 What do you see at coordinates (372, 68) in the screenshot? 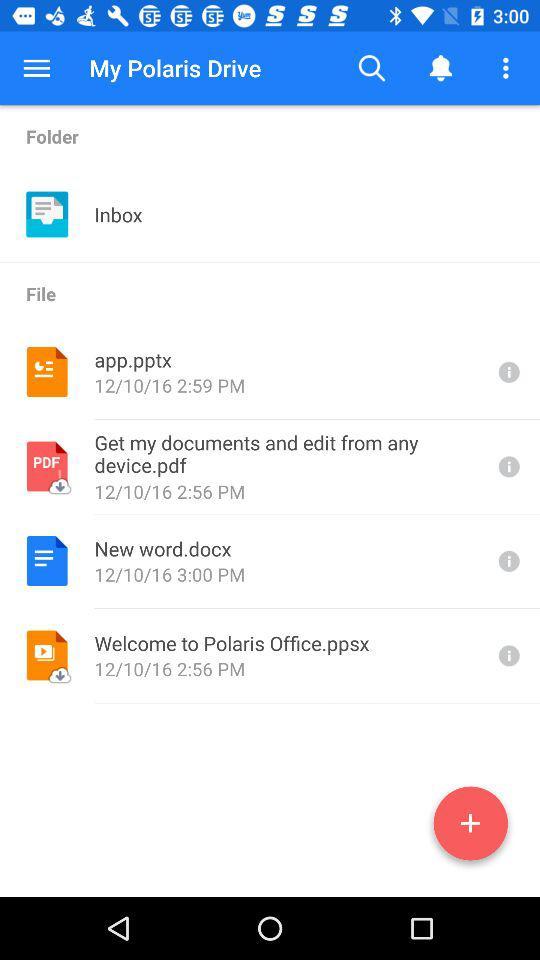
I see `the item next to the my polaris drive icon` at bounding box center [372, 68].